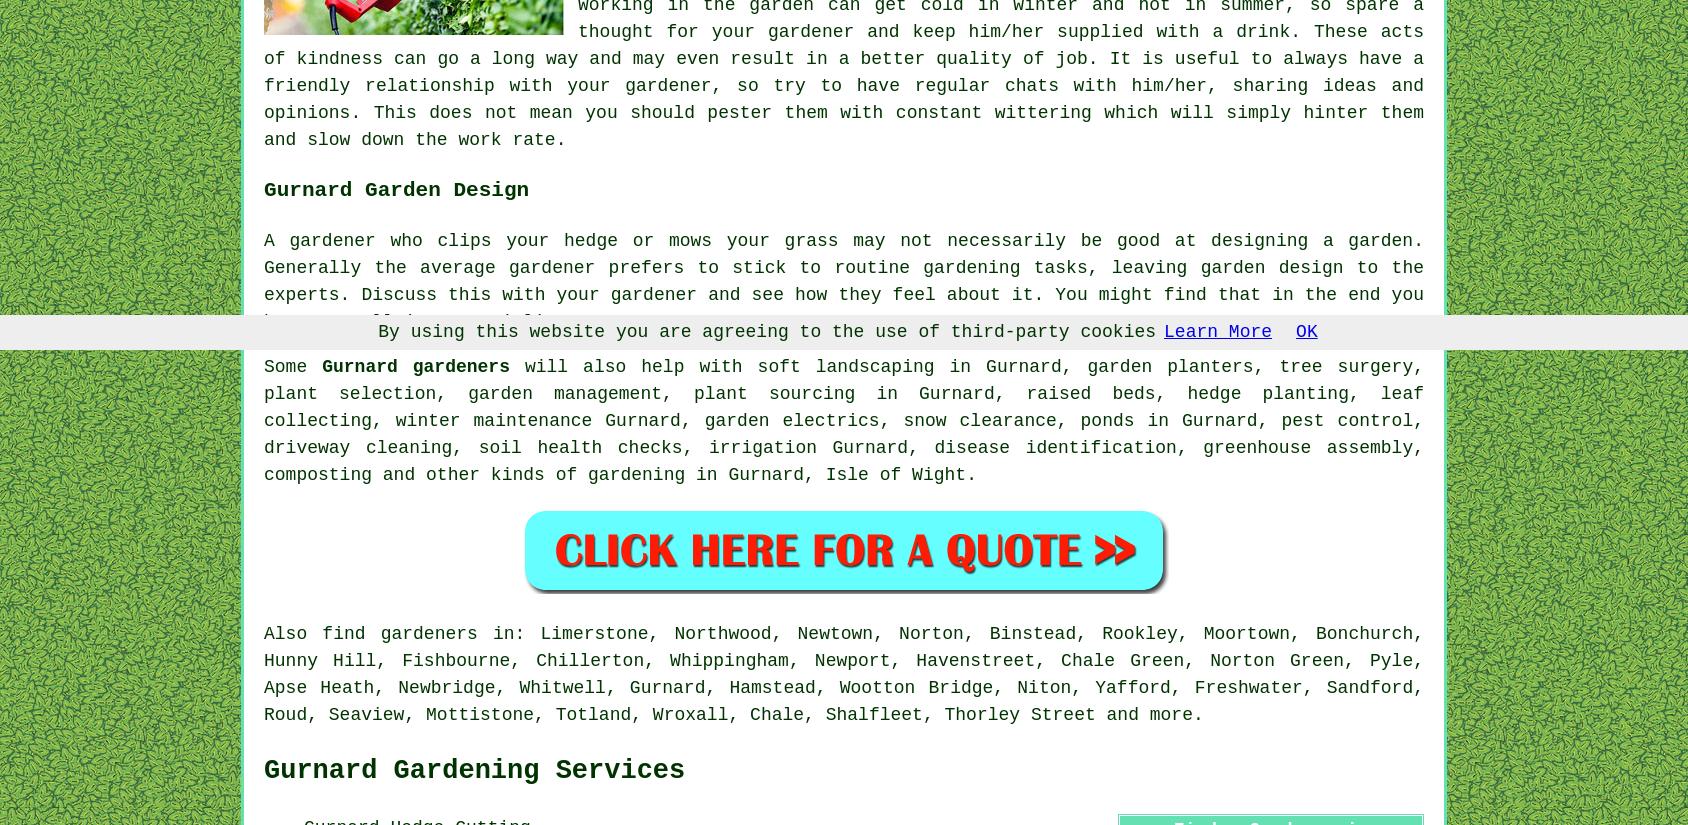 This screenshot has height=825, width=1688. I want to click on 'drink', so click(1235, 31).